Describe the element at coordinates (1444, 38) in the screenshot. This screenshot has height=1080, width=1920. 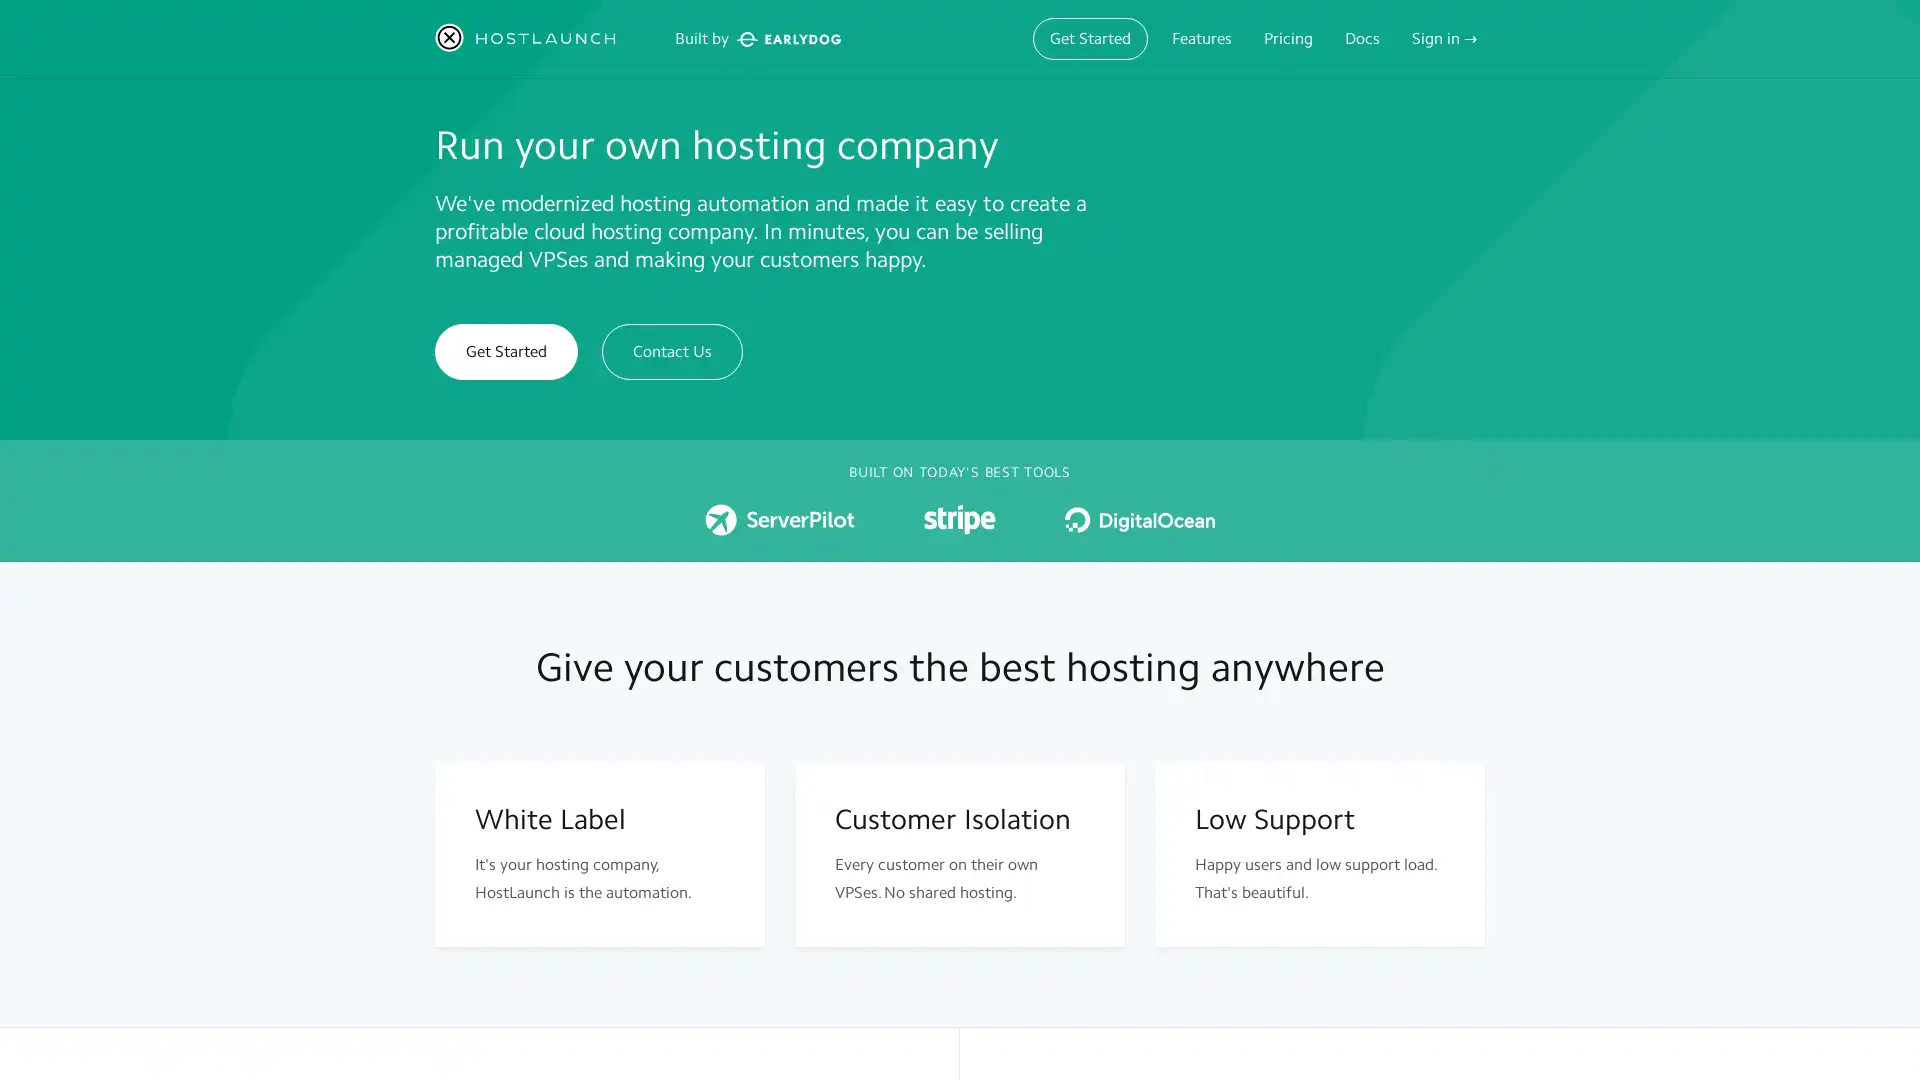
I see `Sign in` at that location.